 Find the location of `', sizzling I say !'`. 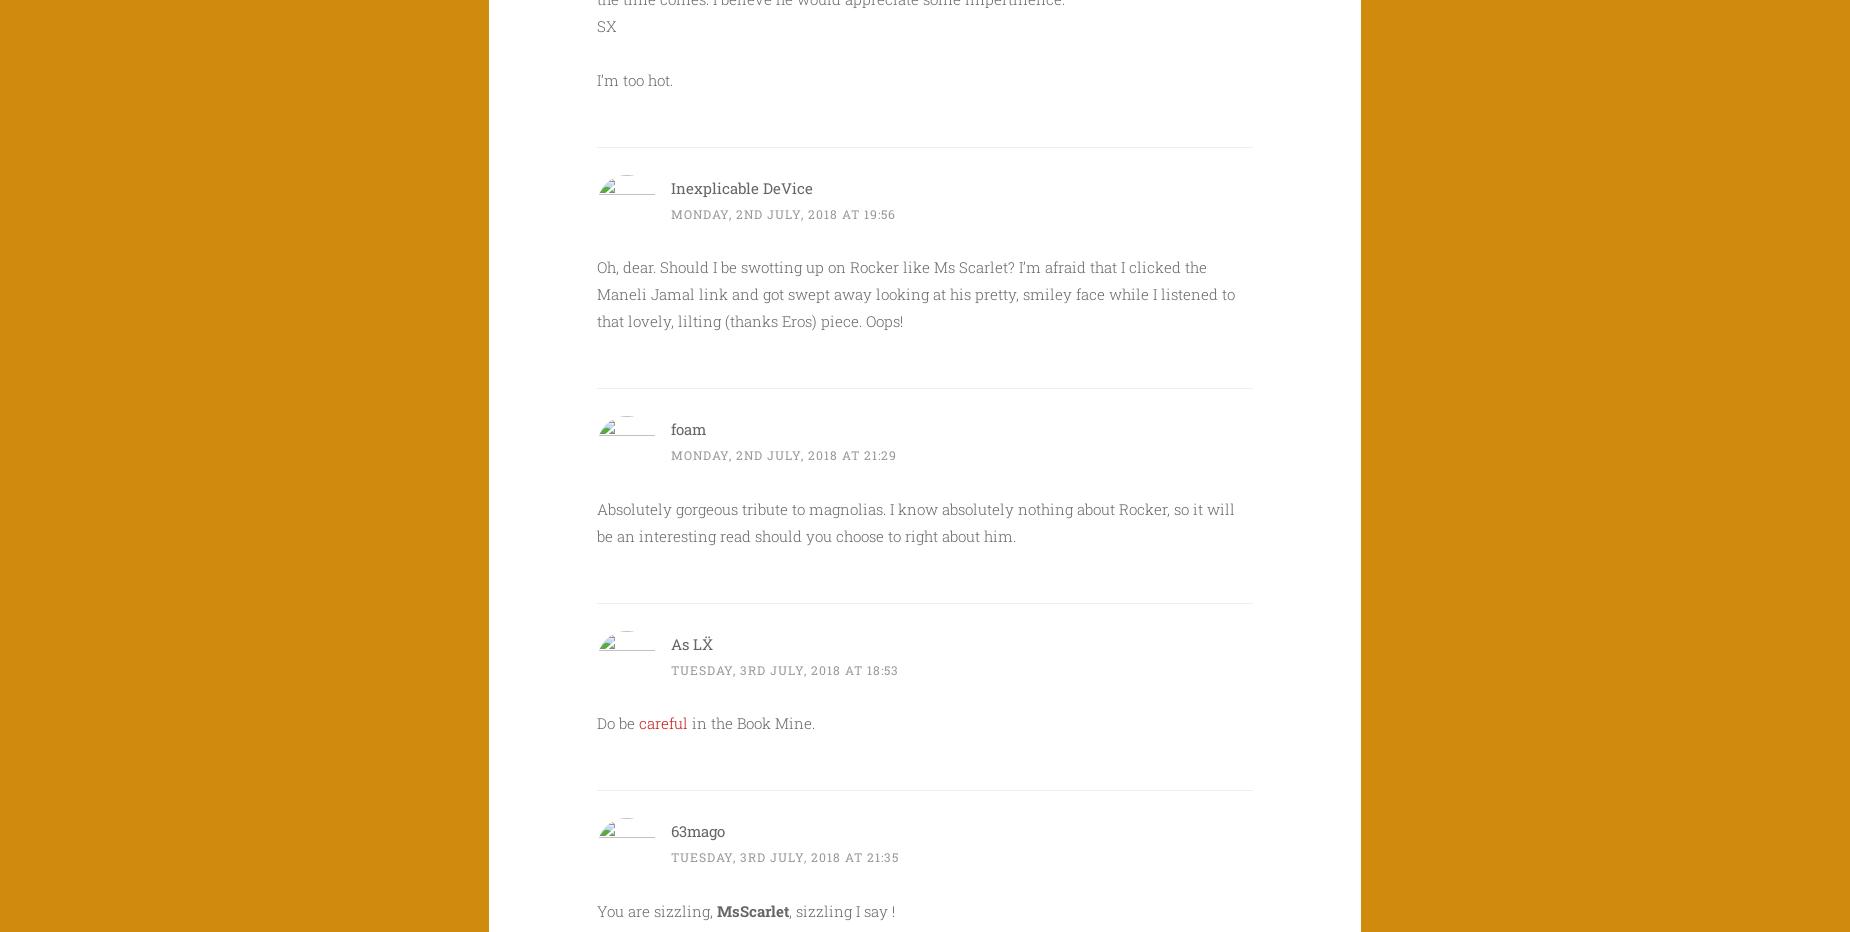

', sizzling I say !' is located at coordinates (841, 910).